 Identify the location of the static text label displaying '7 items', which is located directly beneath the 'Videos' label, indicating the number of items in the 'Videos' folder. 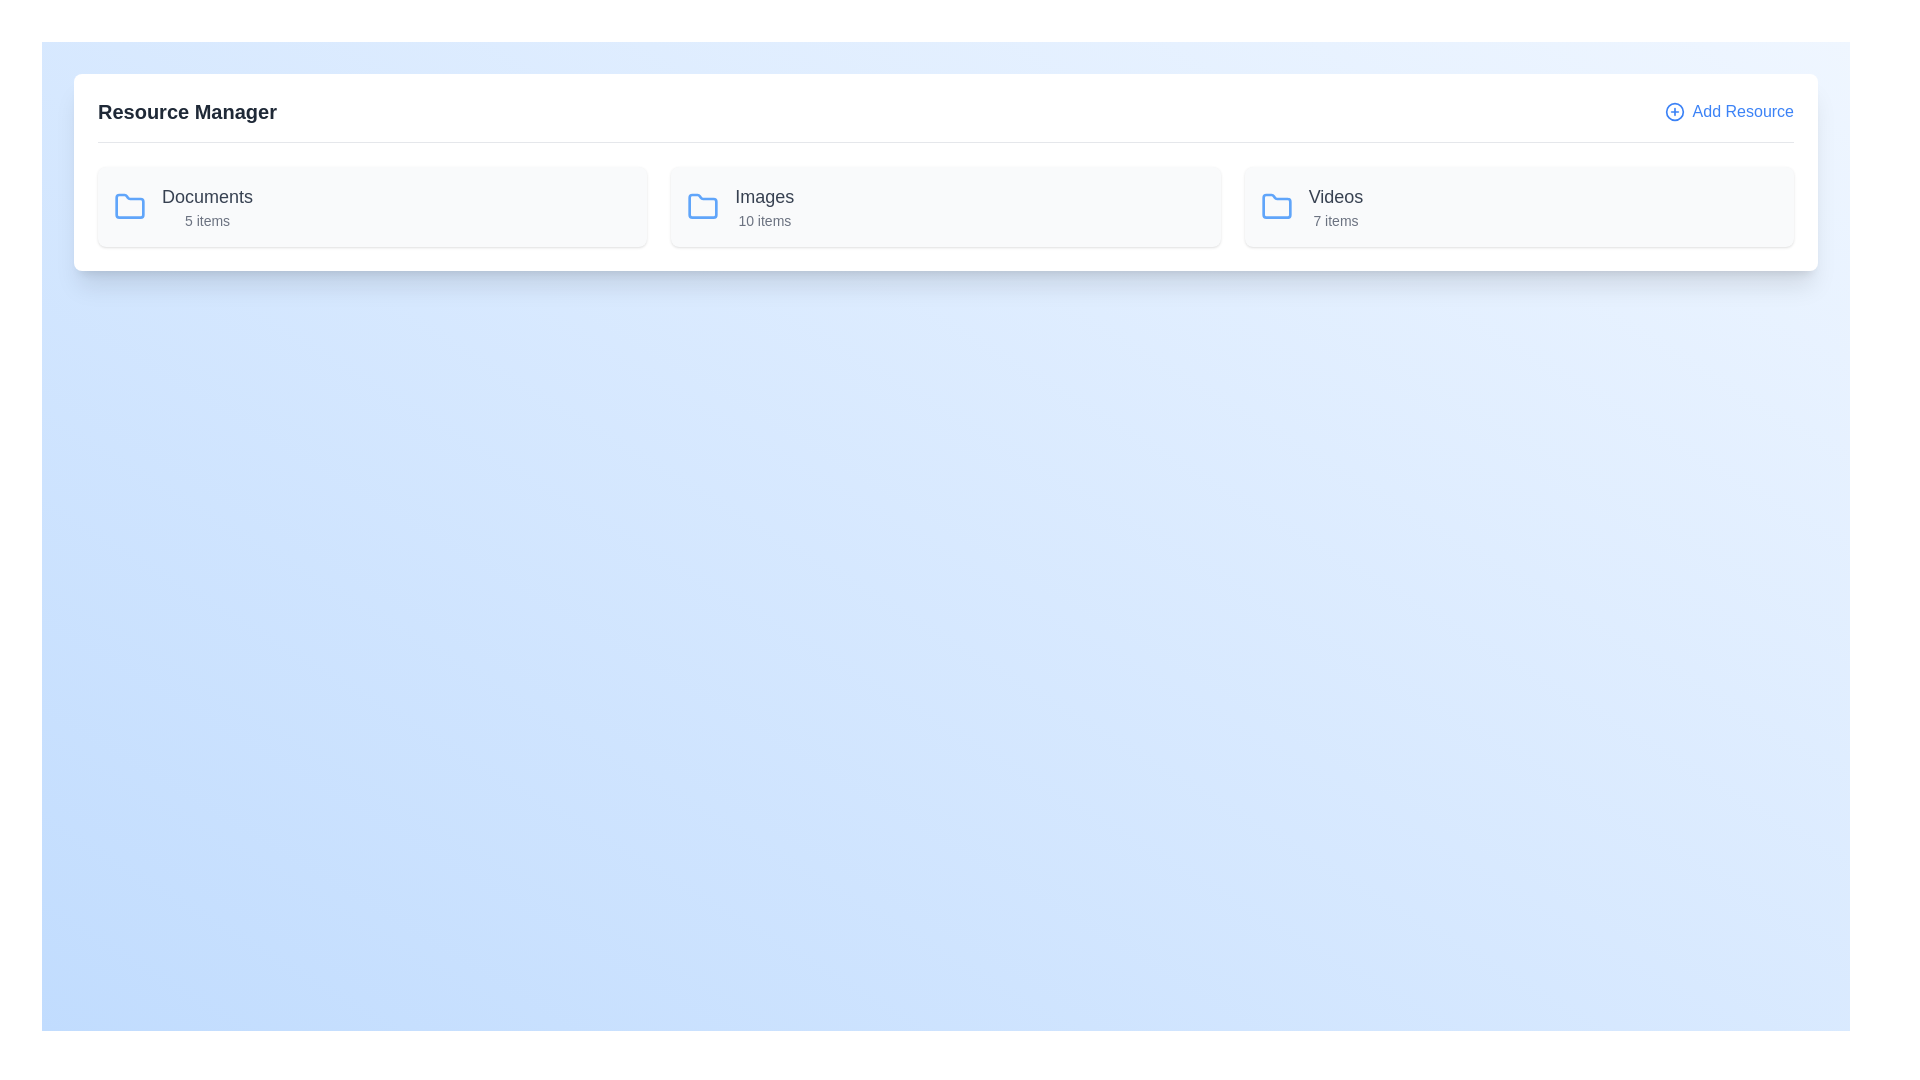
(1335, 220).